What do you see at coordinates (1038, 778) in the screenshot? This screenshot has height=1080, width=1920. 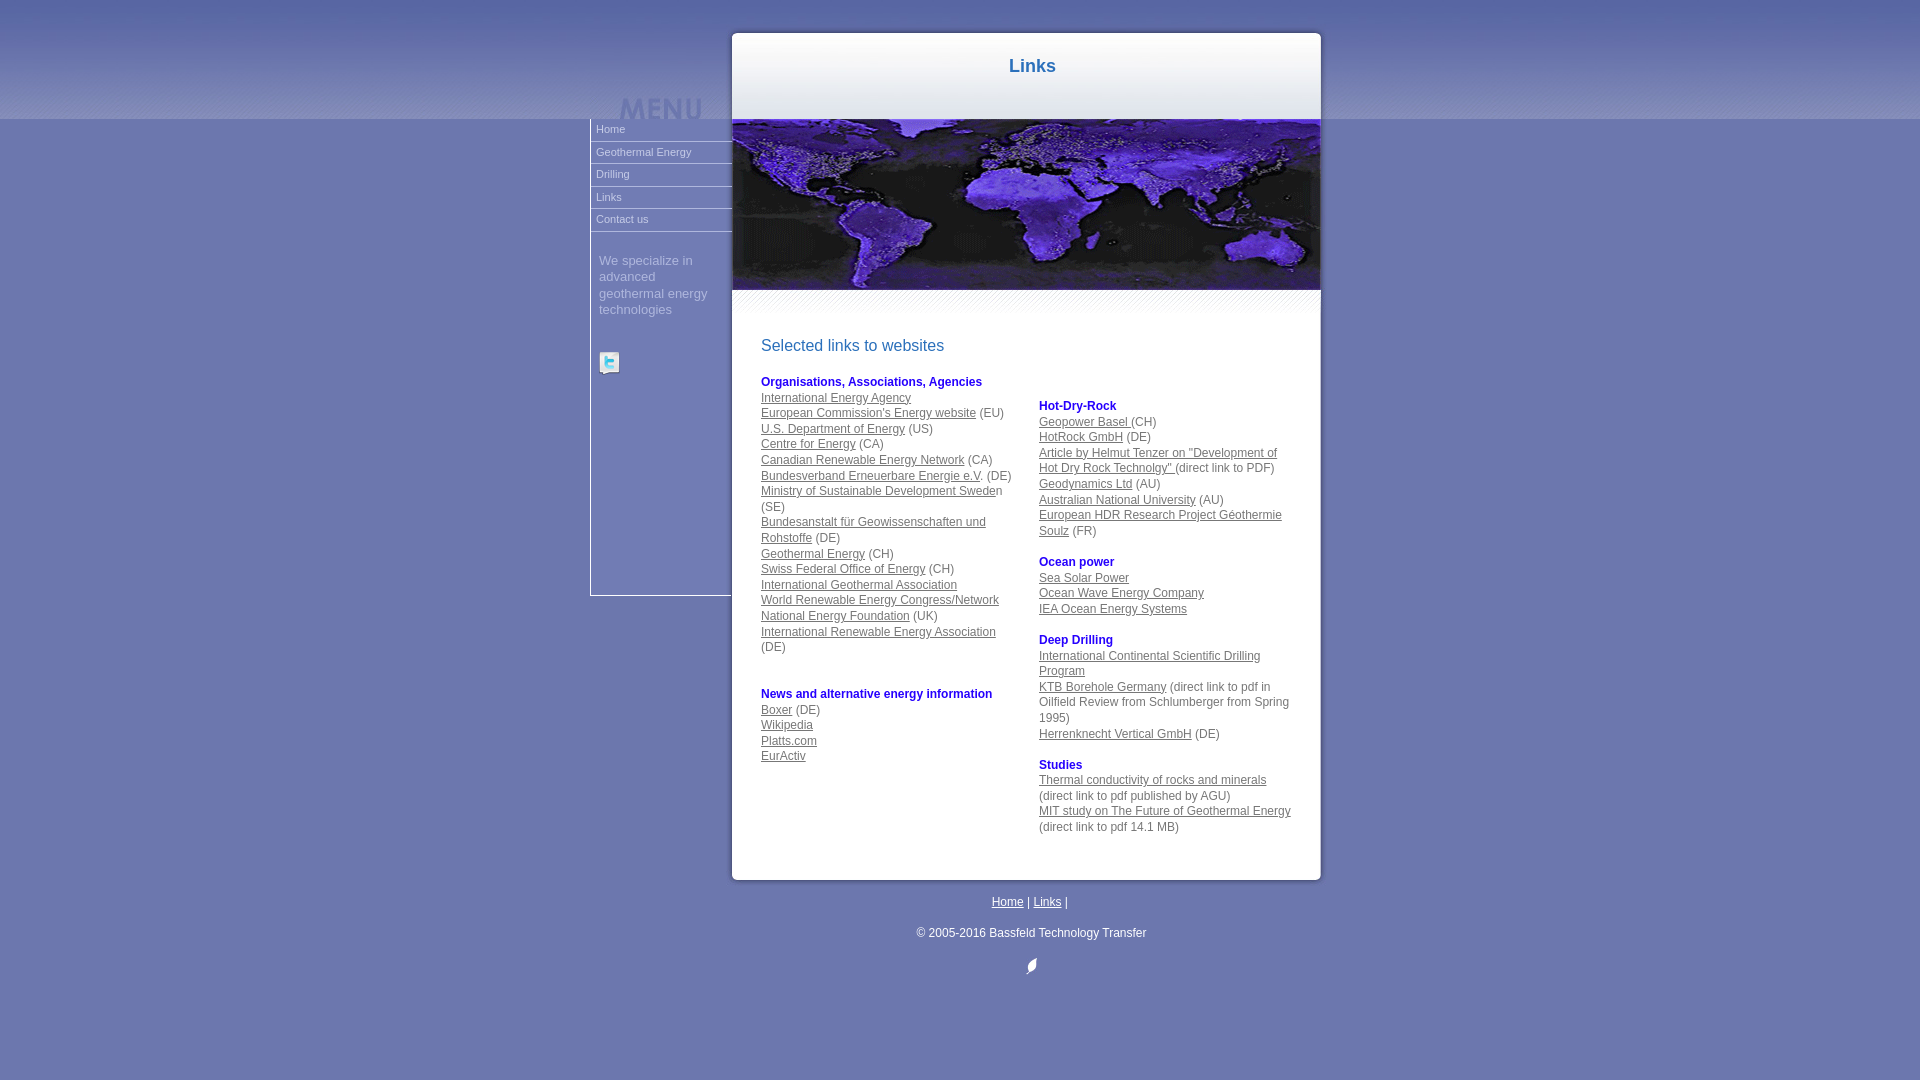 I see `'Thermal conductivity of rocks and minerals'` at bounding box center [1038, 778].